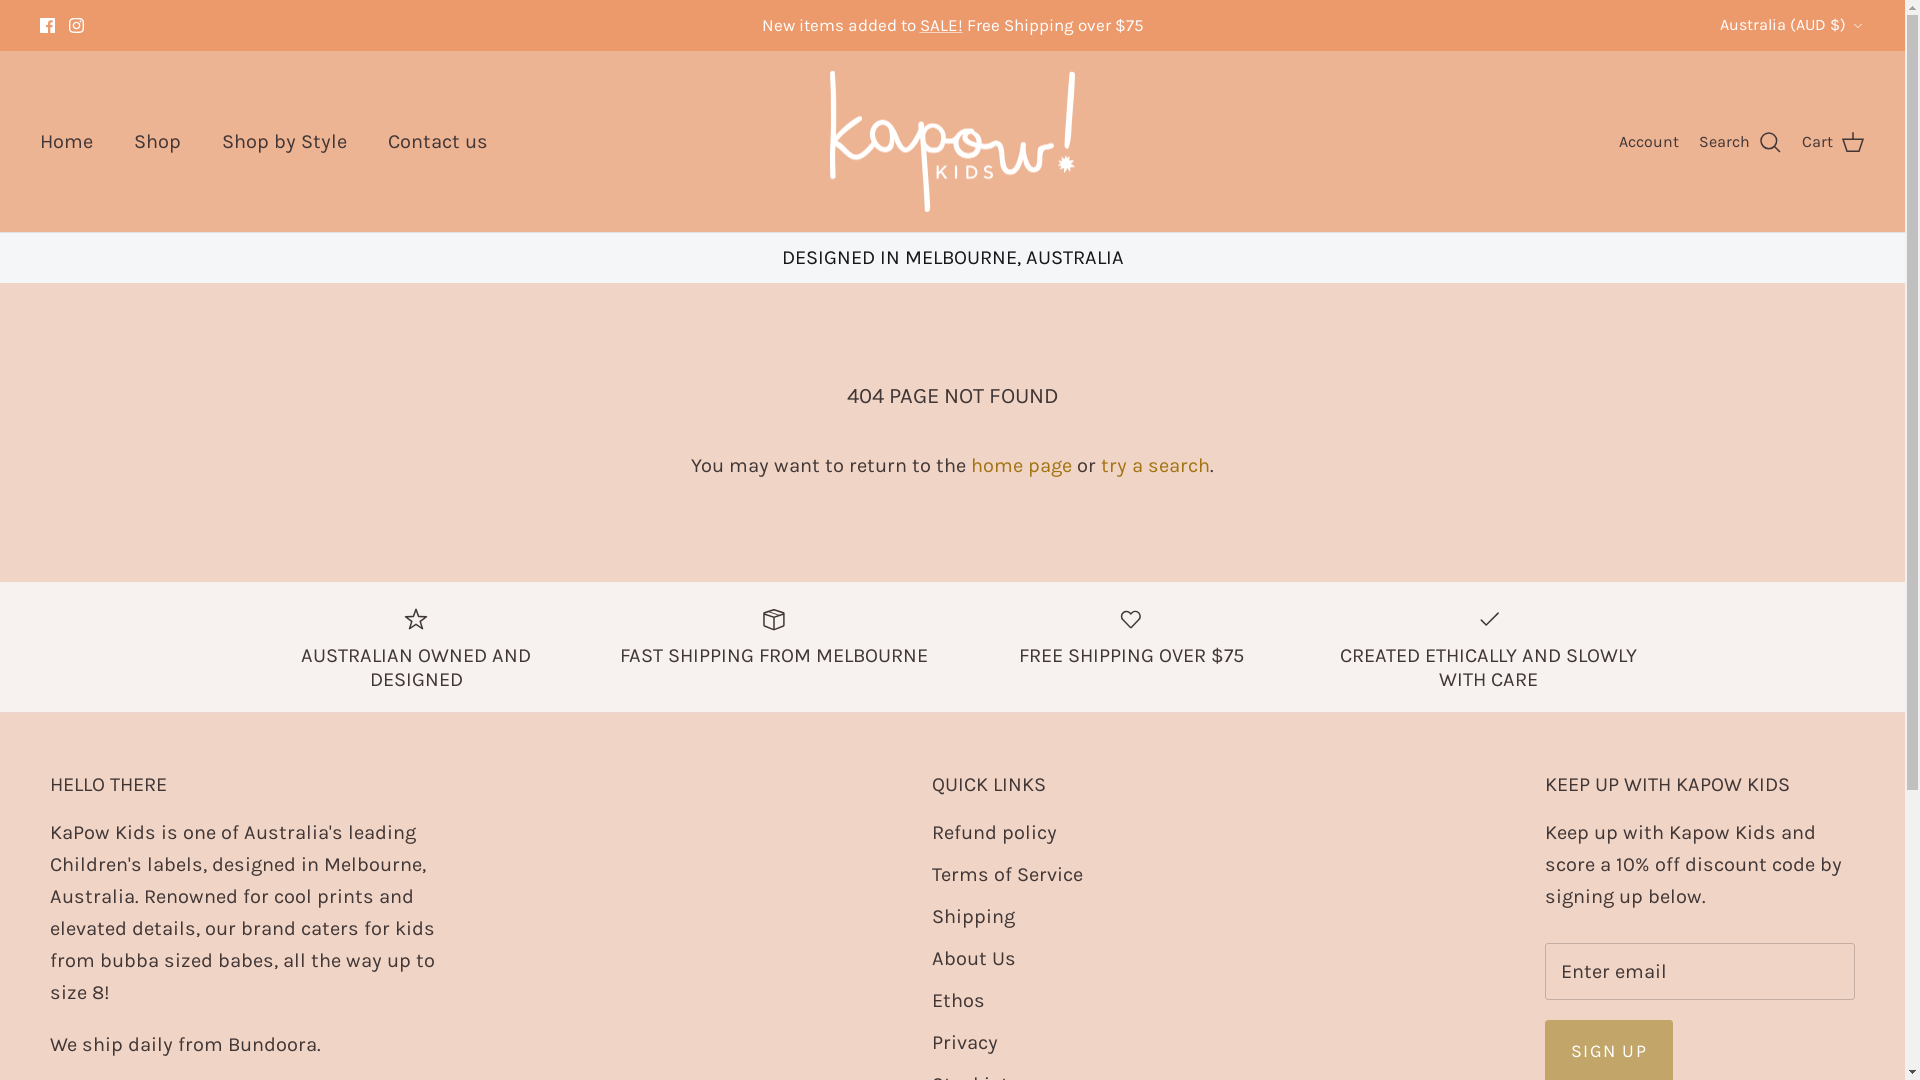  What do you see at coordinates (930, 1041) in the screenshot?
I see `'Privacy'` at bounding box center [930, 1041].